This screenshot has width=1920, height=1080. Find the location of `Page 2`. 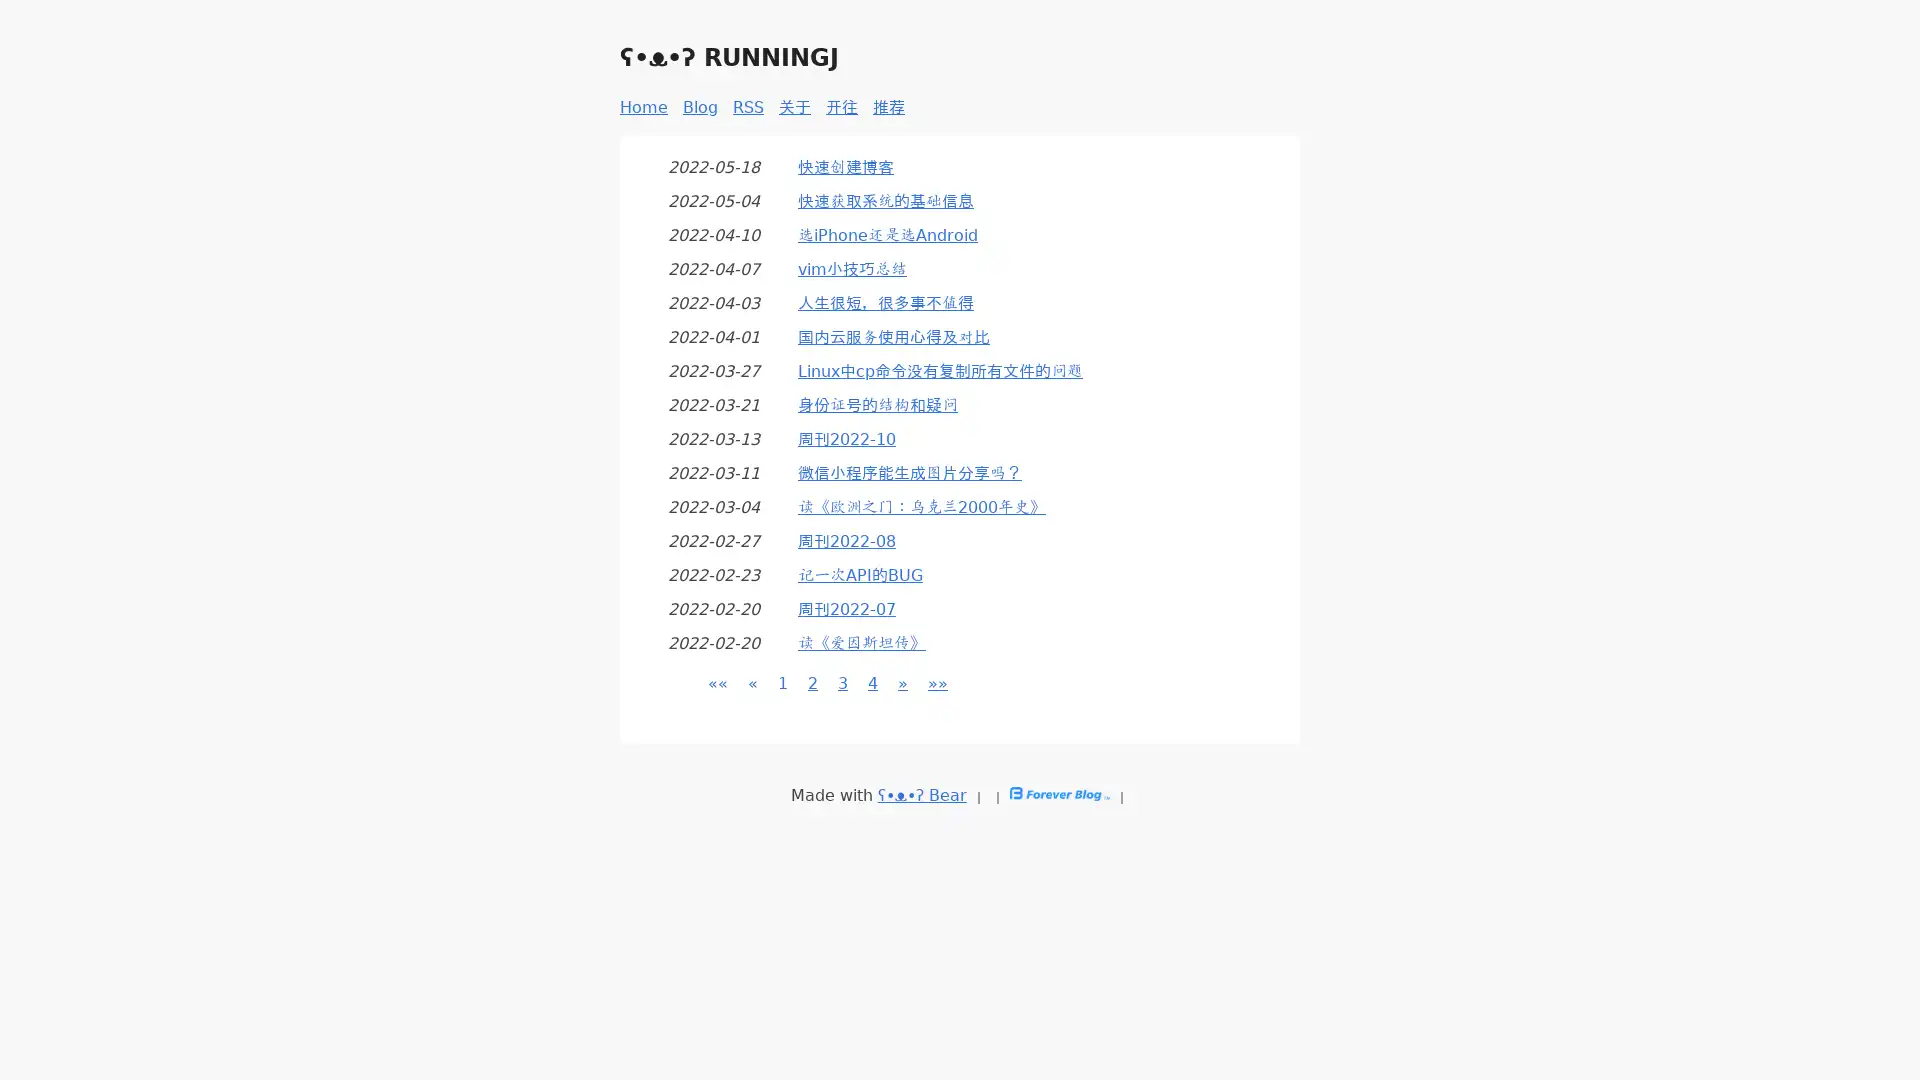

Page 2 is located at coordinates (812, 681).